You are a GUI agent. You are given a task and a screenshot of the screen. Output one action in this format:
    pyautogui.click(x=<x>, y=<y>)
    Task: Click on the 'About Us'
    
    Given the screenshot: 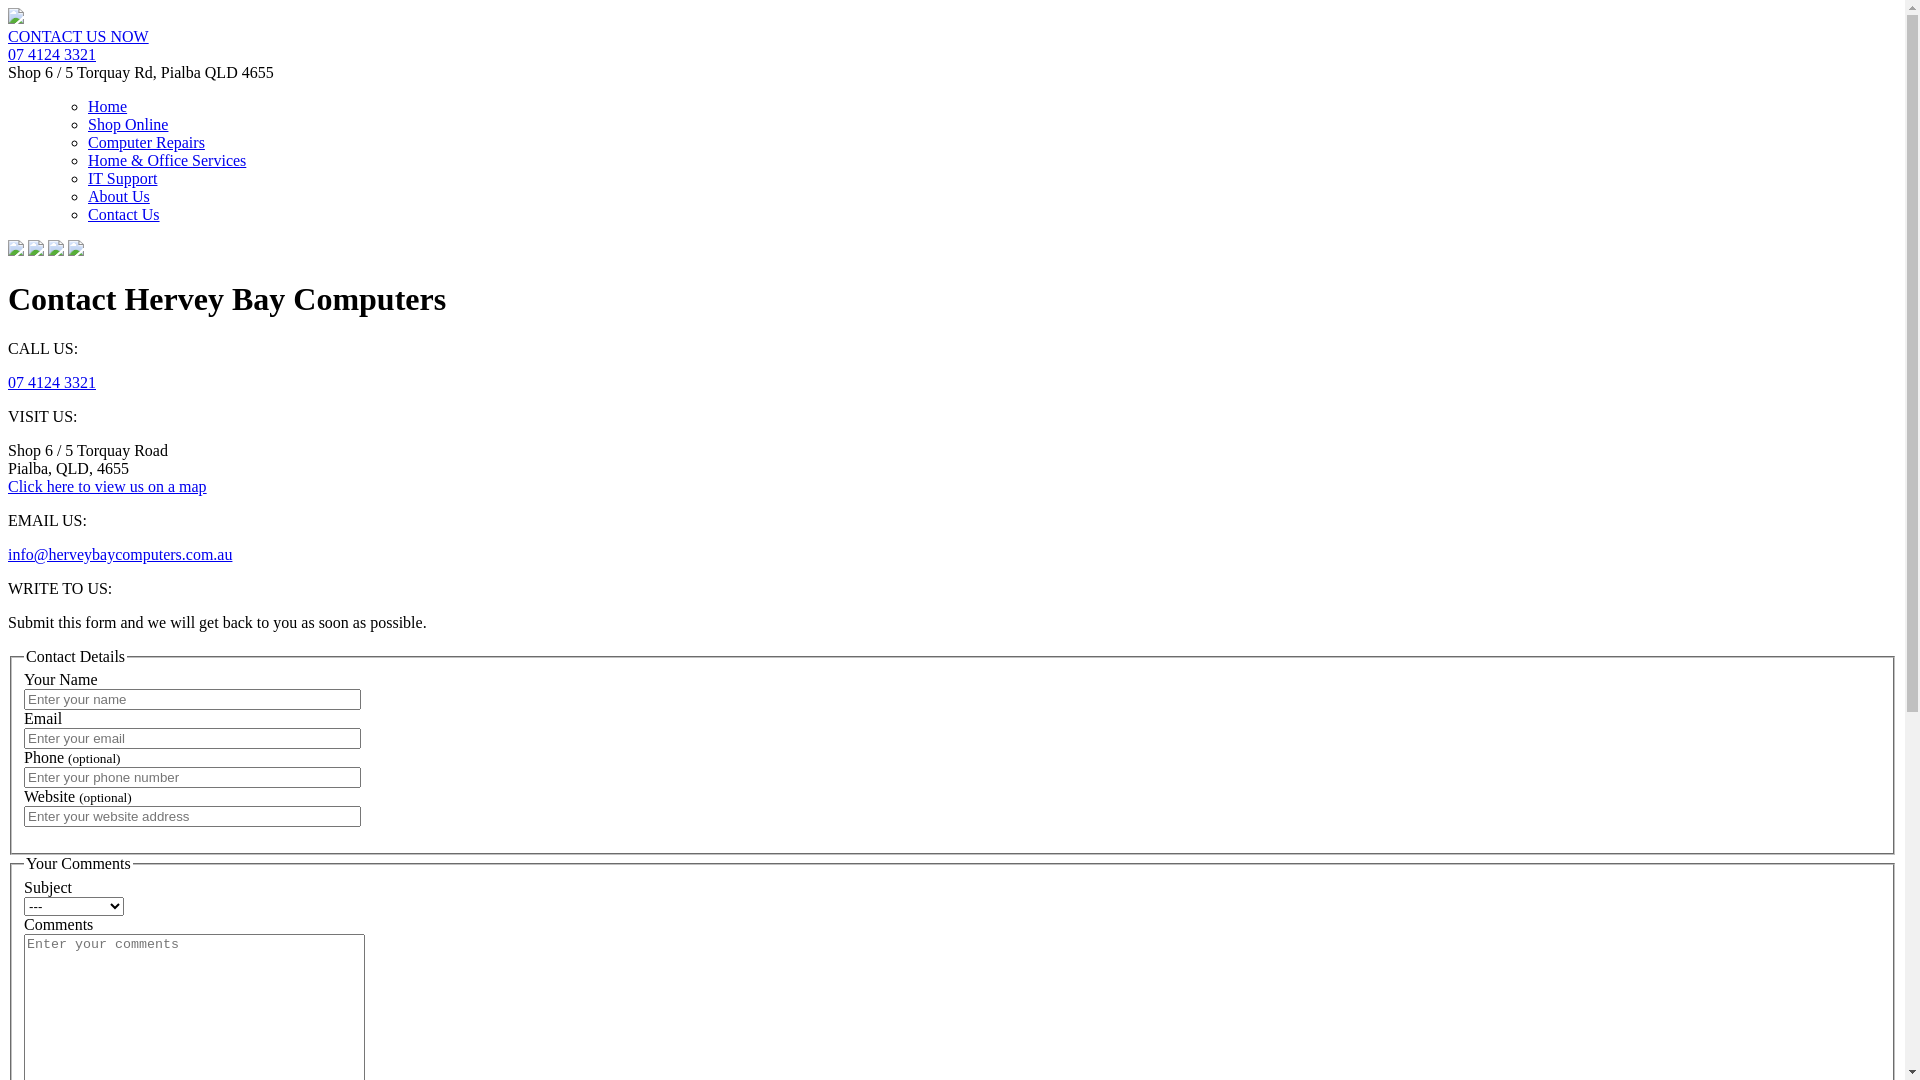 What is the action you would take?
    pyautogui.click(x=118, y=196)
    